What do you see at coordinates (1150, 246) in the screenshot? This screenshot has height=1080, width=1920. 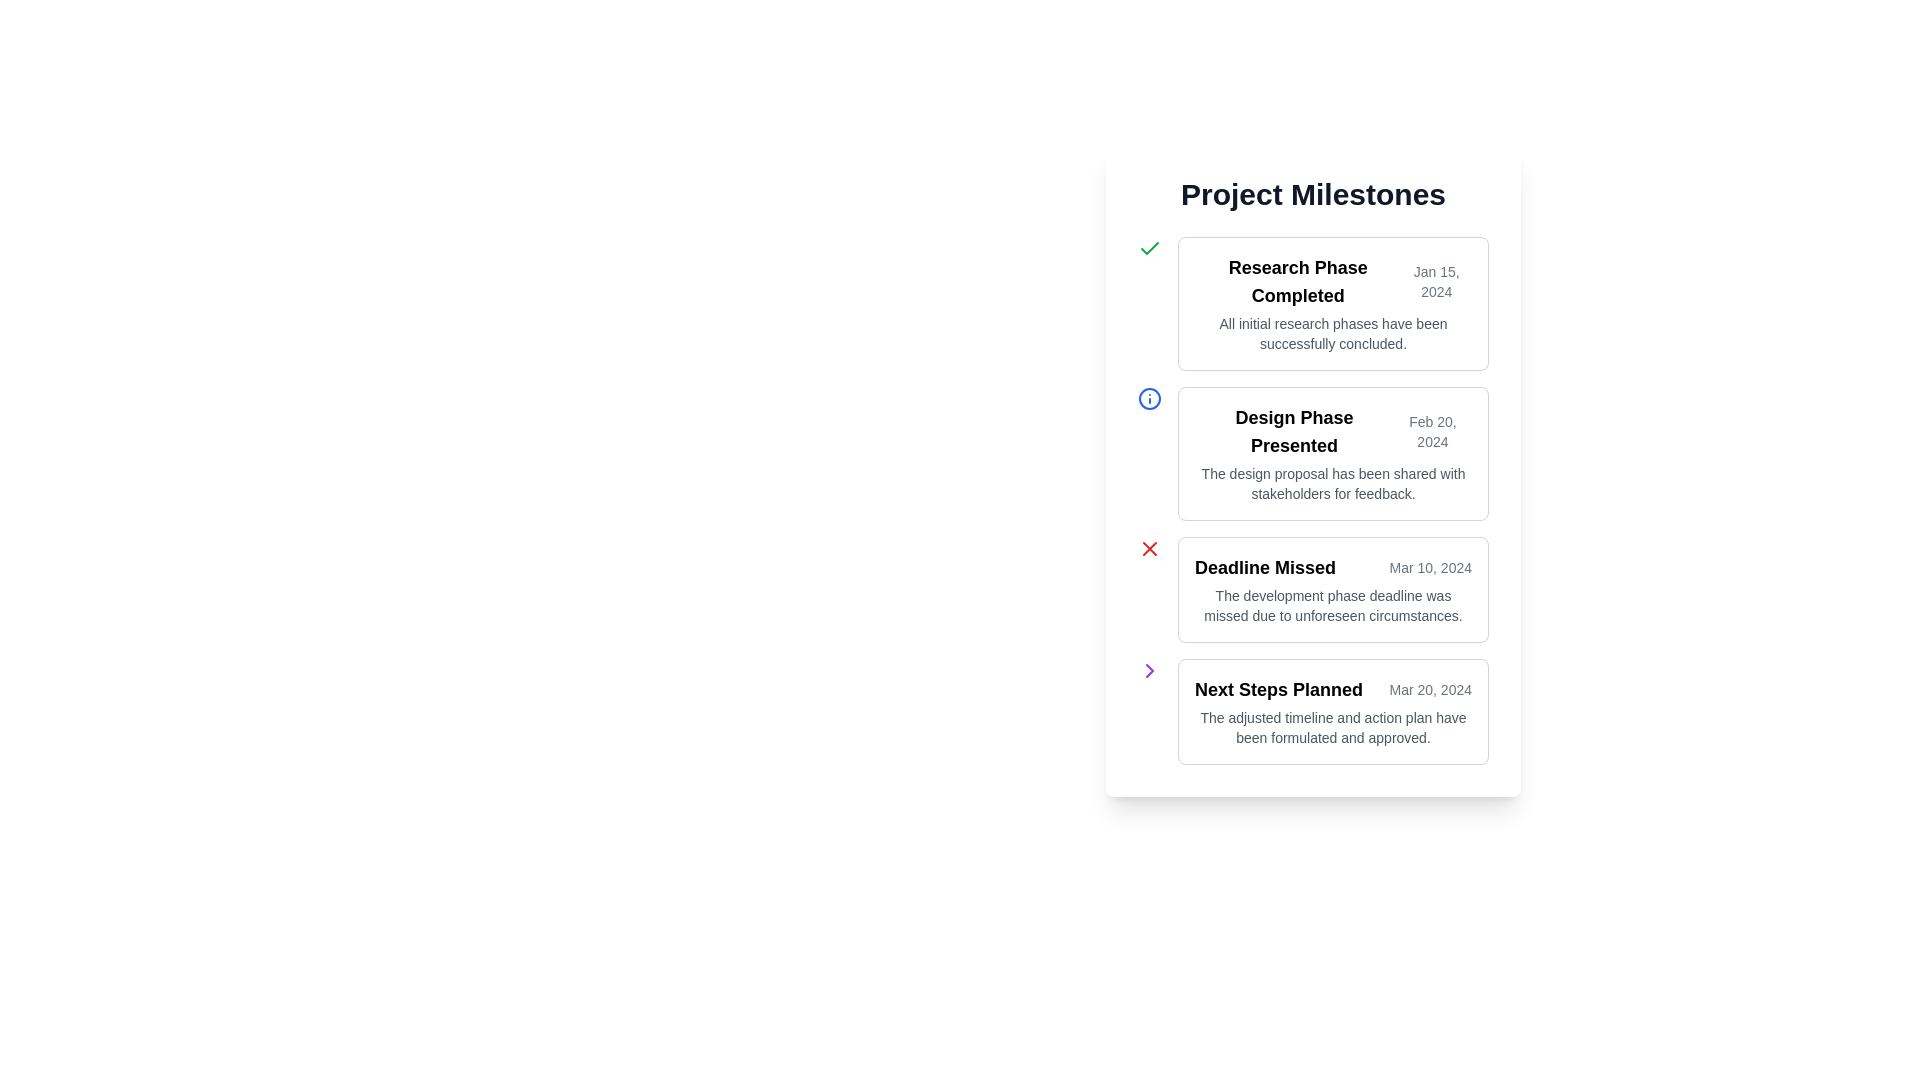 I see `the green checkmark icon that indicates a completed task, located to the left of the 'Research Phase Completed' title` at bounding box center [1150, 246].